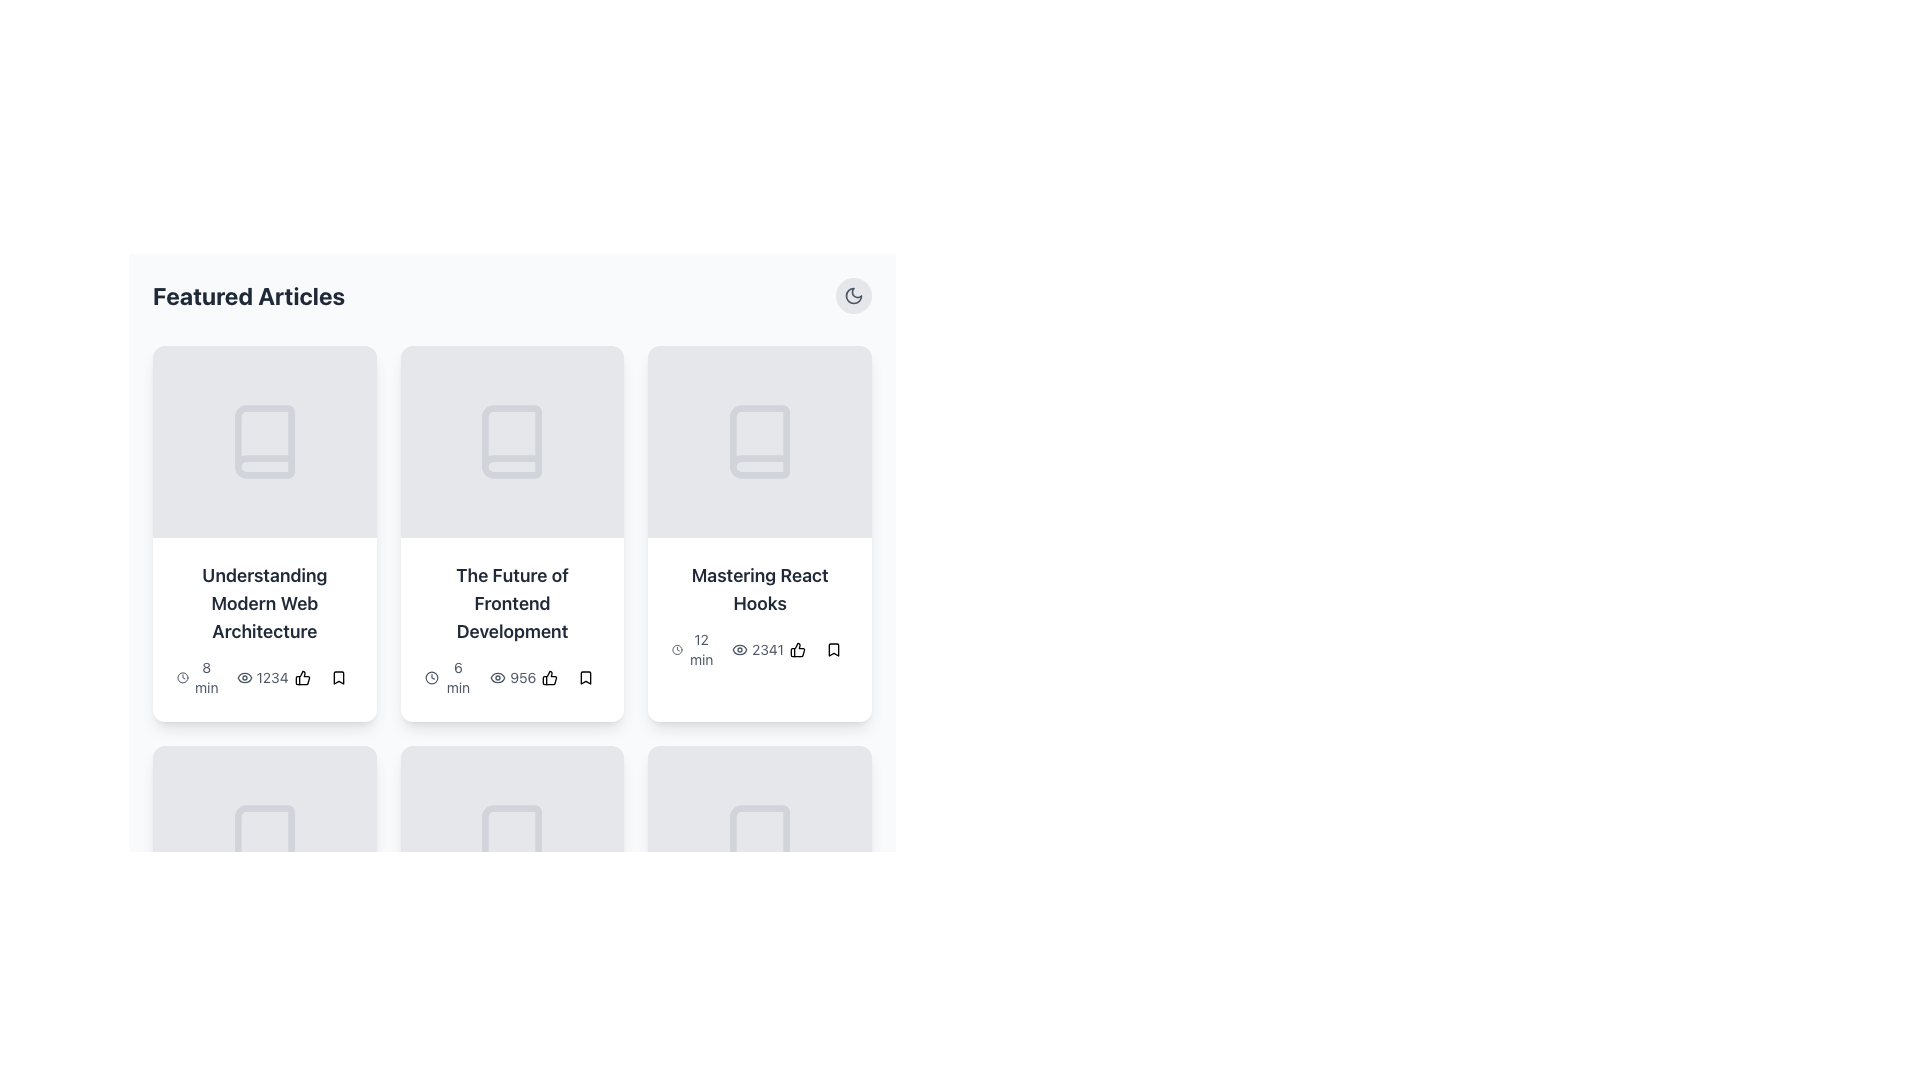 This screenshot has height=1080, width=1920. I want to click on the mode-switching icon button located at the top right corner of the interface, so click(854, 296).